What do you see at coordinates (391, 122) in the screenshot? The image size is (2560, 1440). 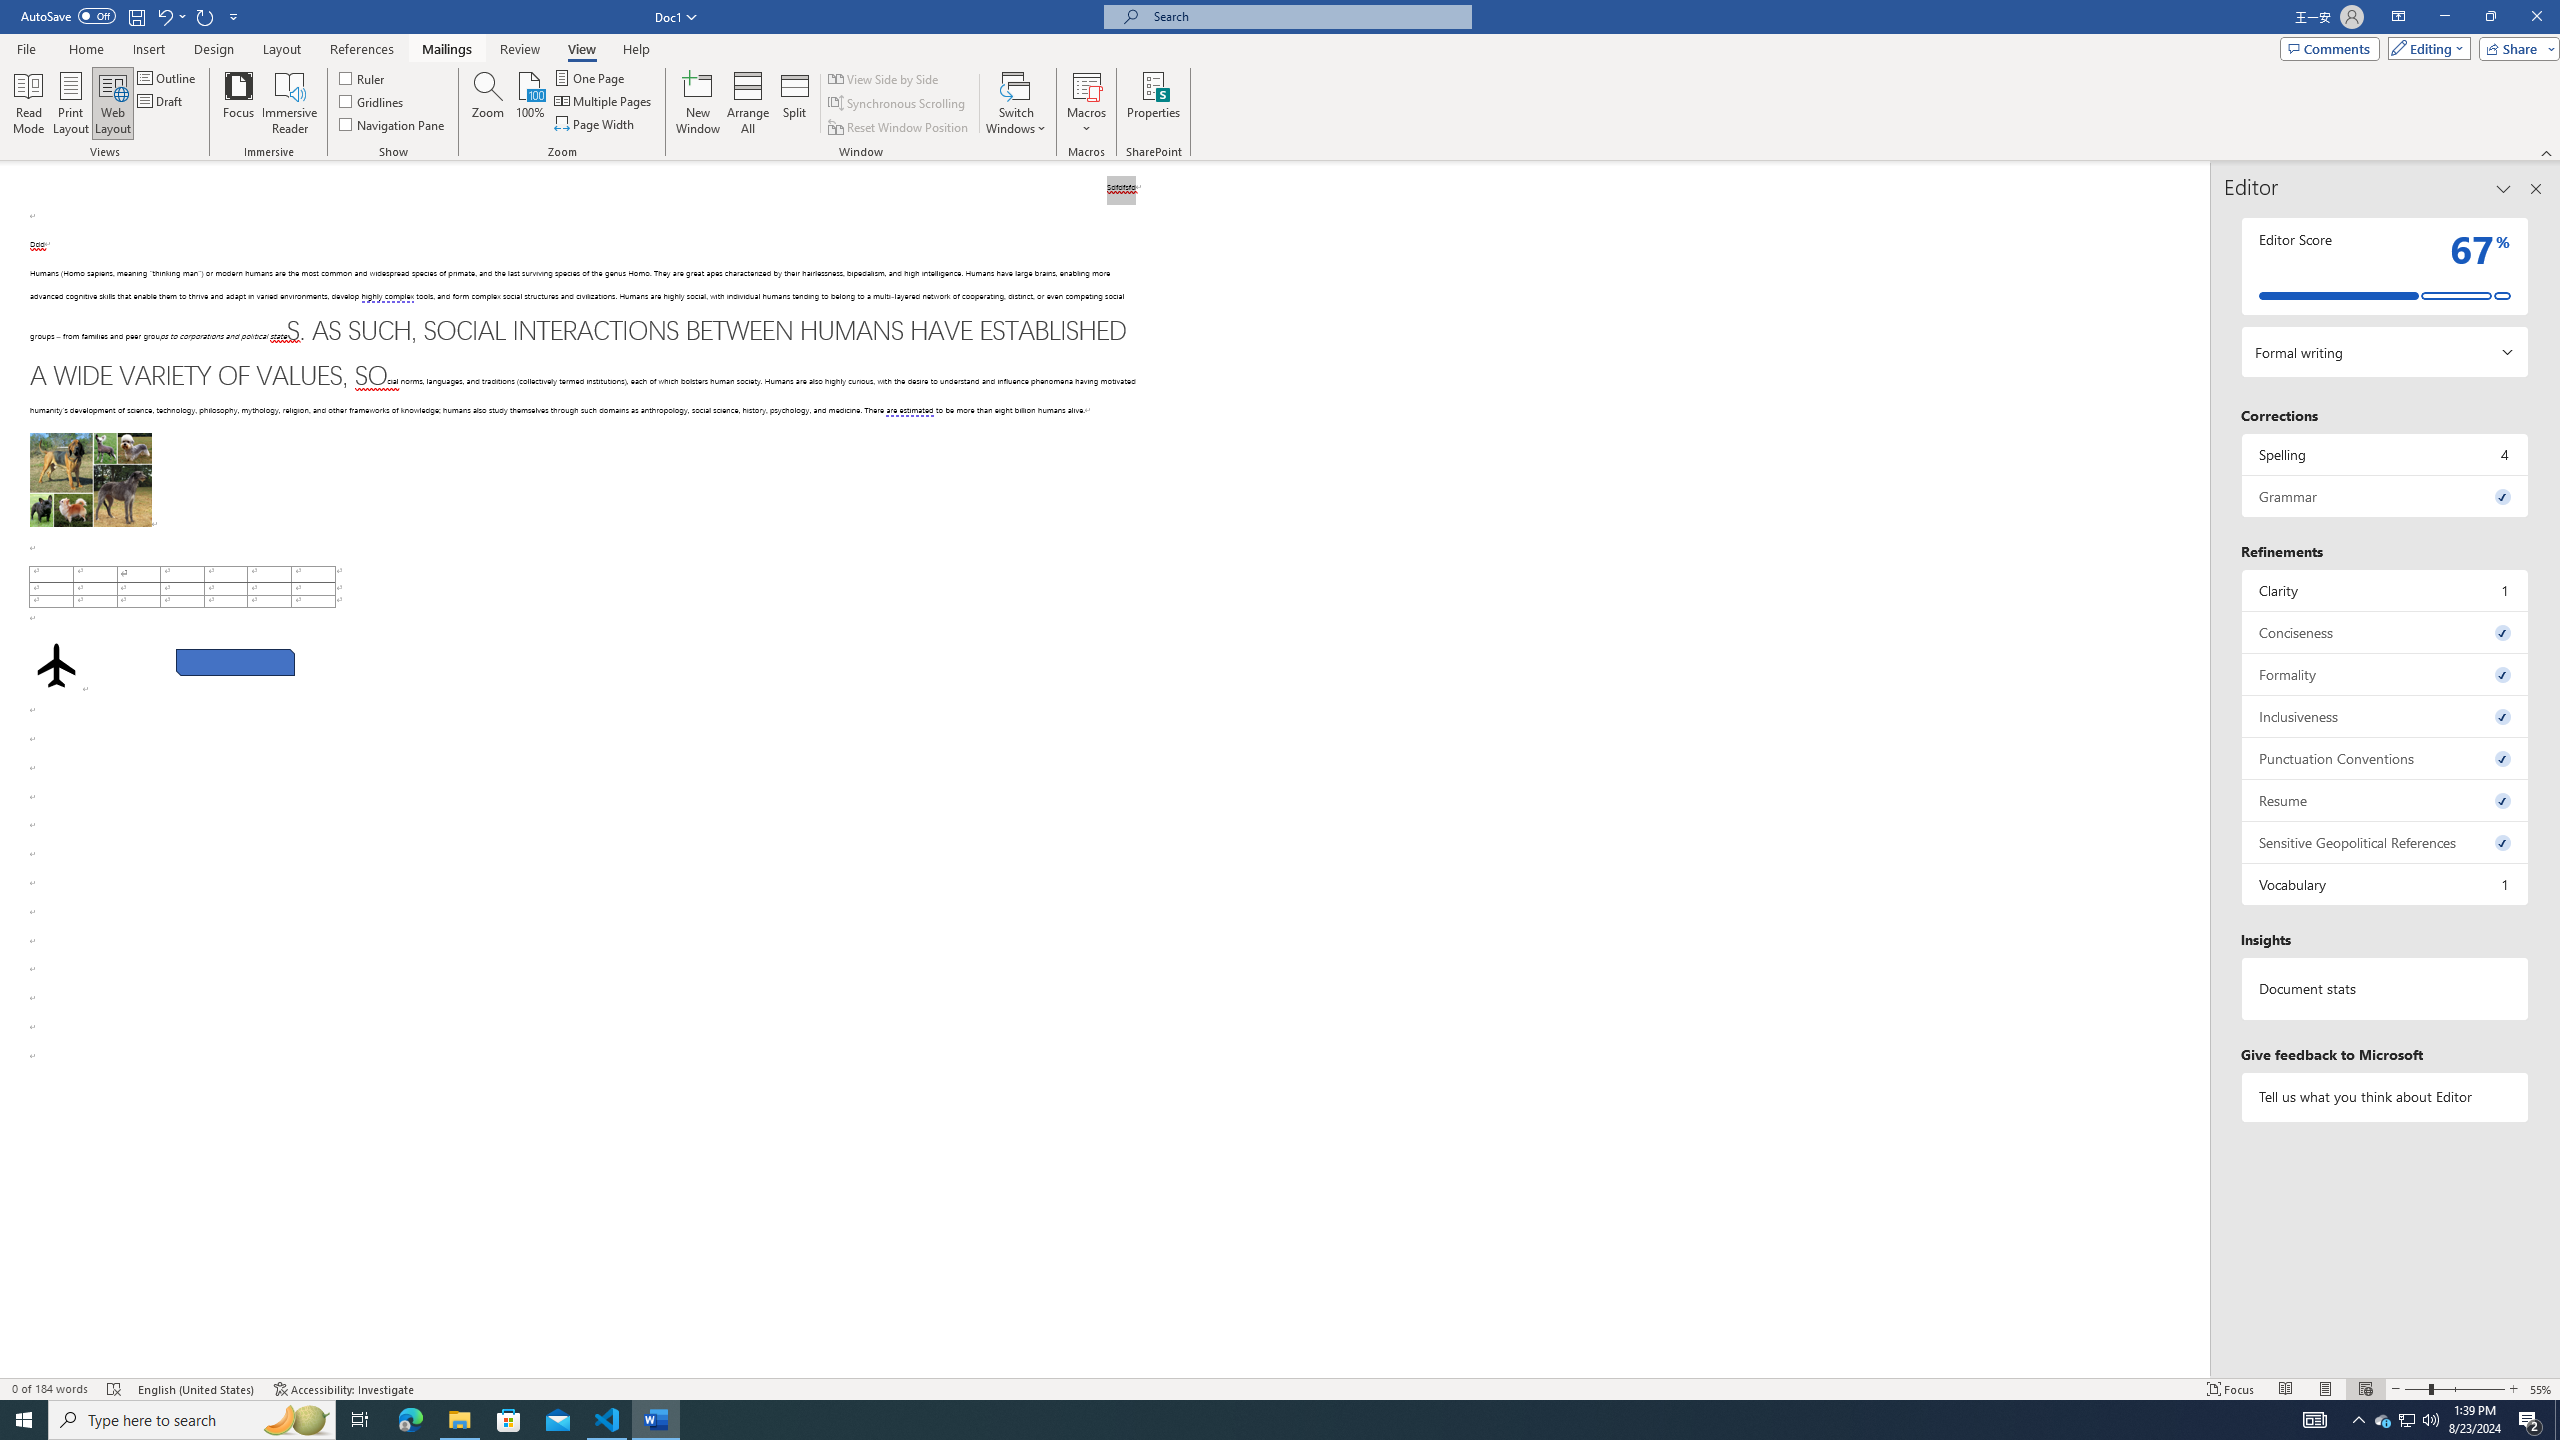 I see `'Navigation Pane'` at bounding box center [391, 122].